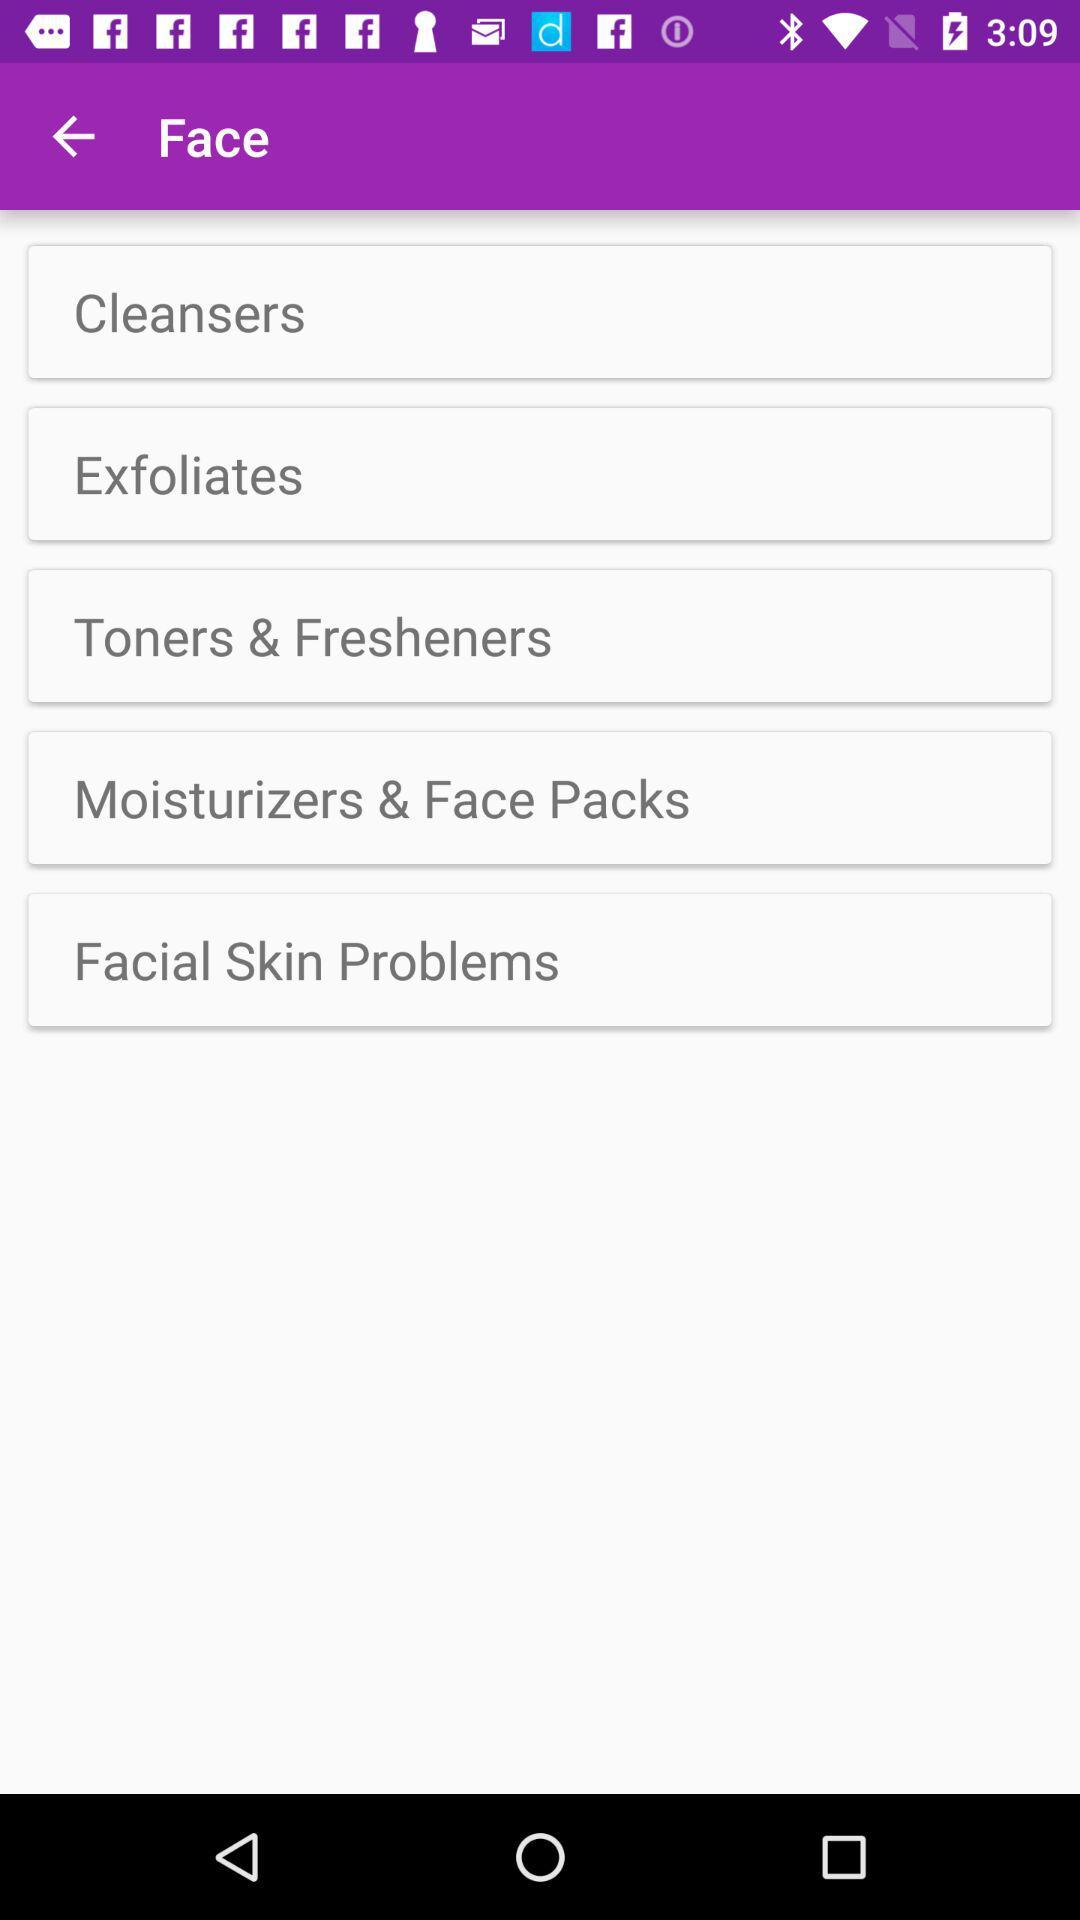  What do you see at coordinates (540, 634) in the screenshot?
I see `icon below exfoliates app` at bounding box center [540, 634].